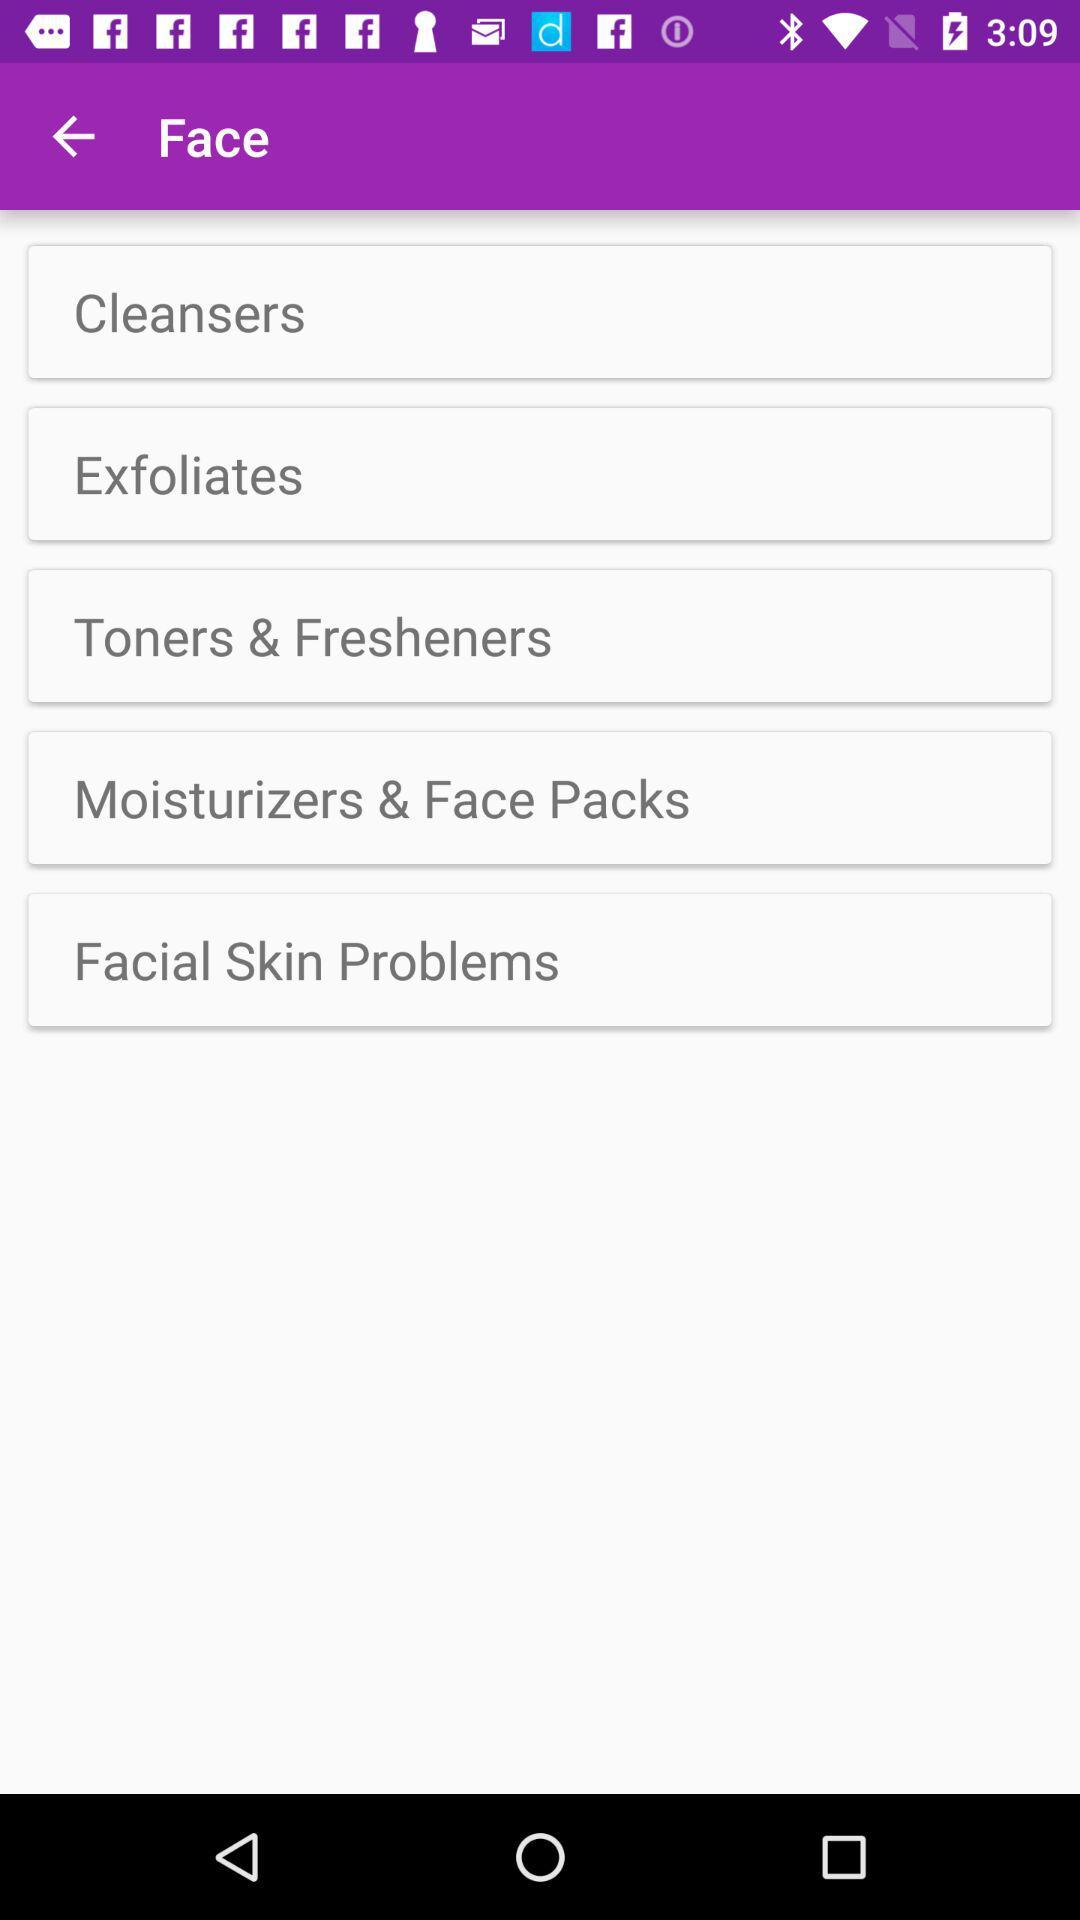  What do you see at coordinates (540, 634) in the screenshot?
I see `icon below exfoliates app` at bounding box center [540, 634].